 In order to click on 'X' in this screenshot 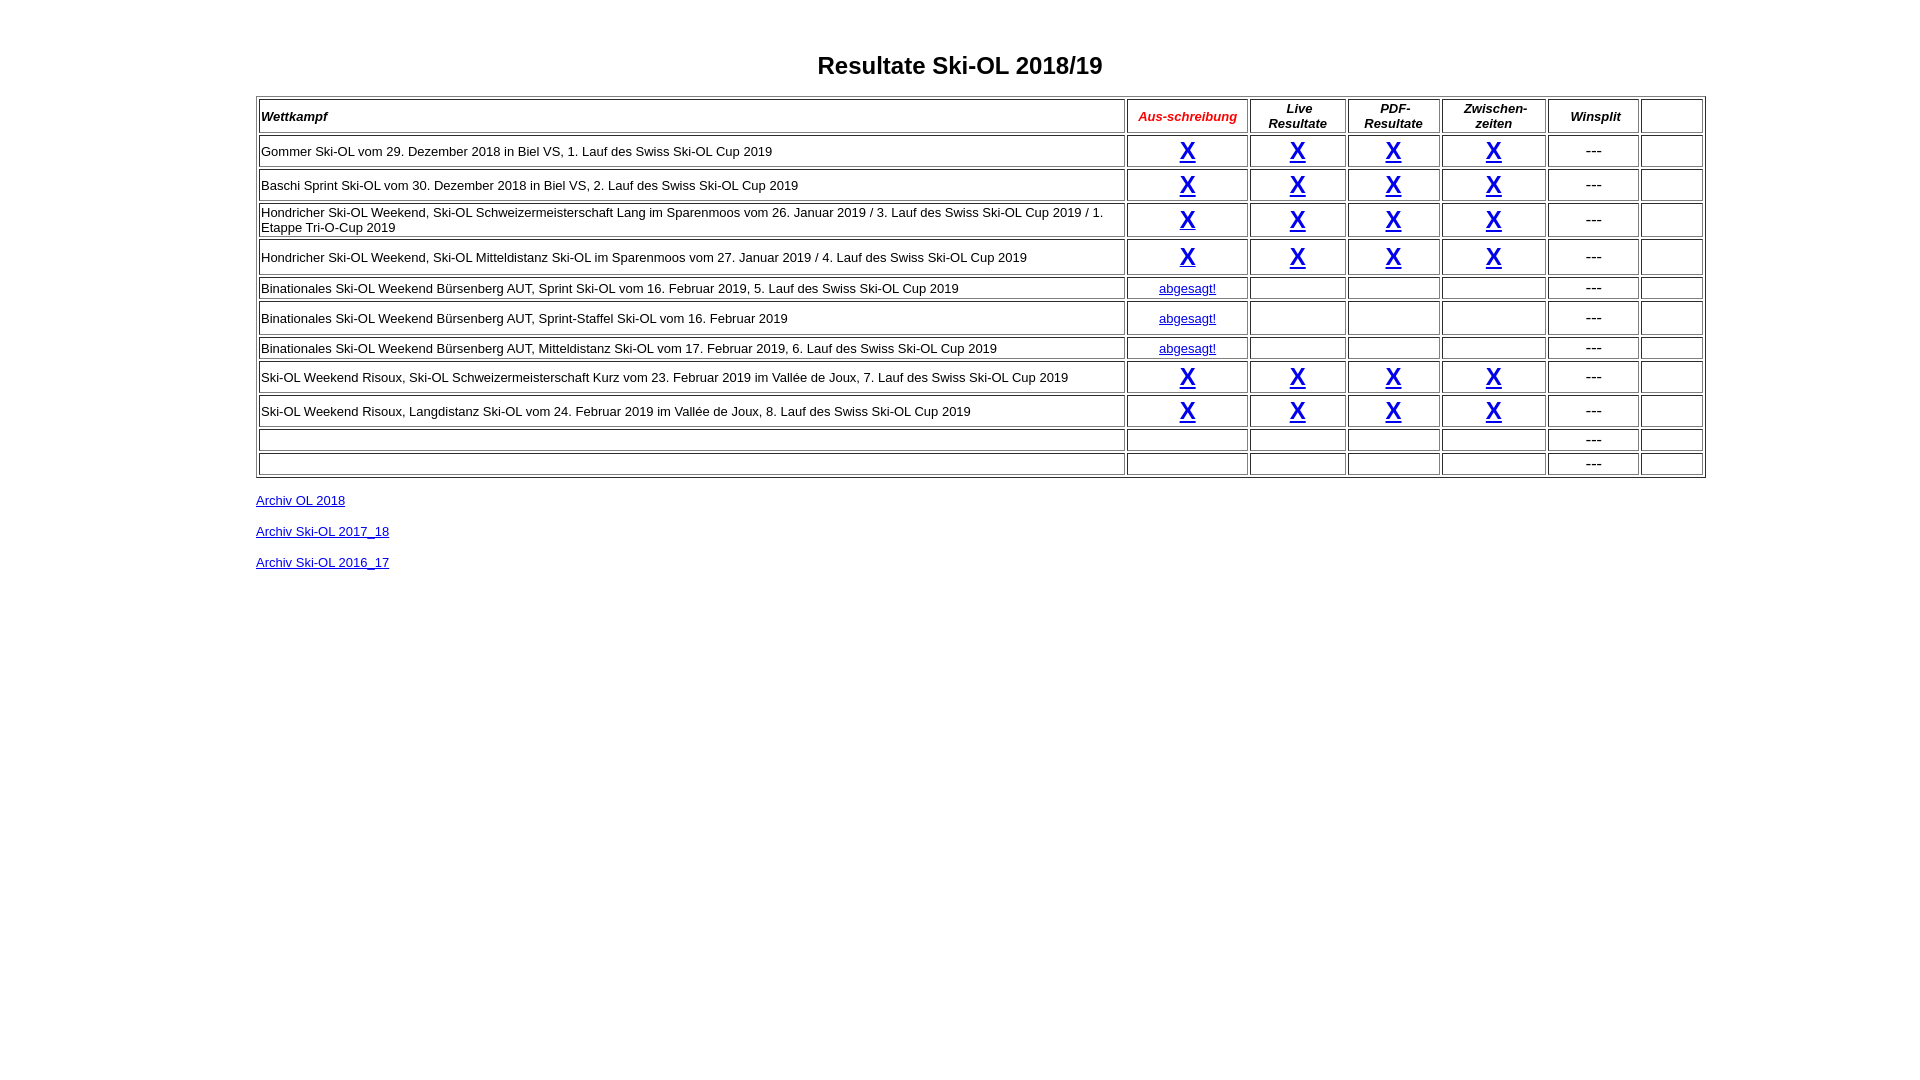, I will do `click(1297, 255)`.